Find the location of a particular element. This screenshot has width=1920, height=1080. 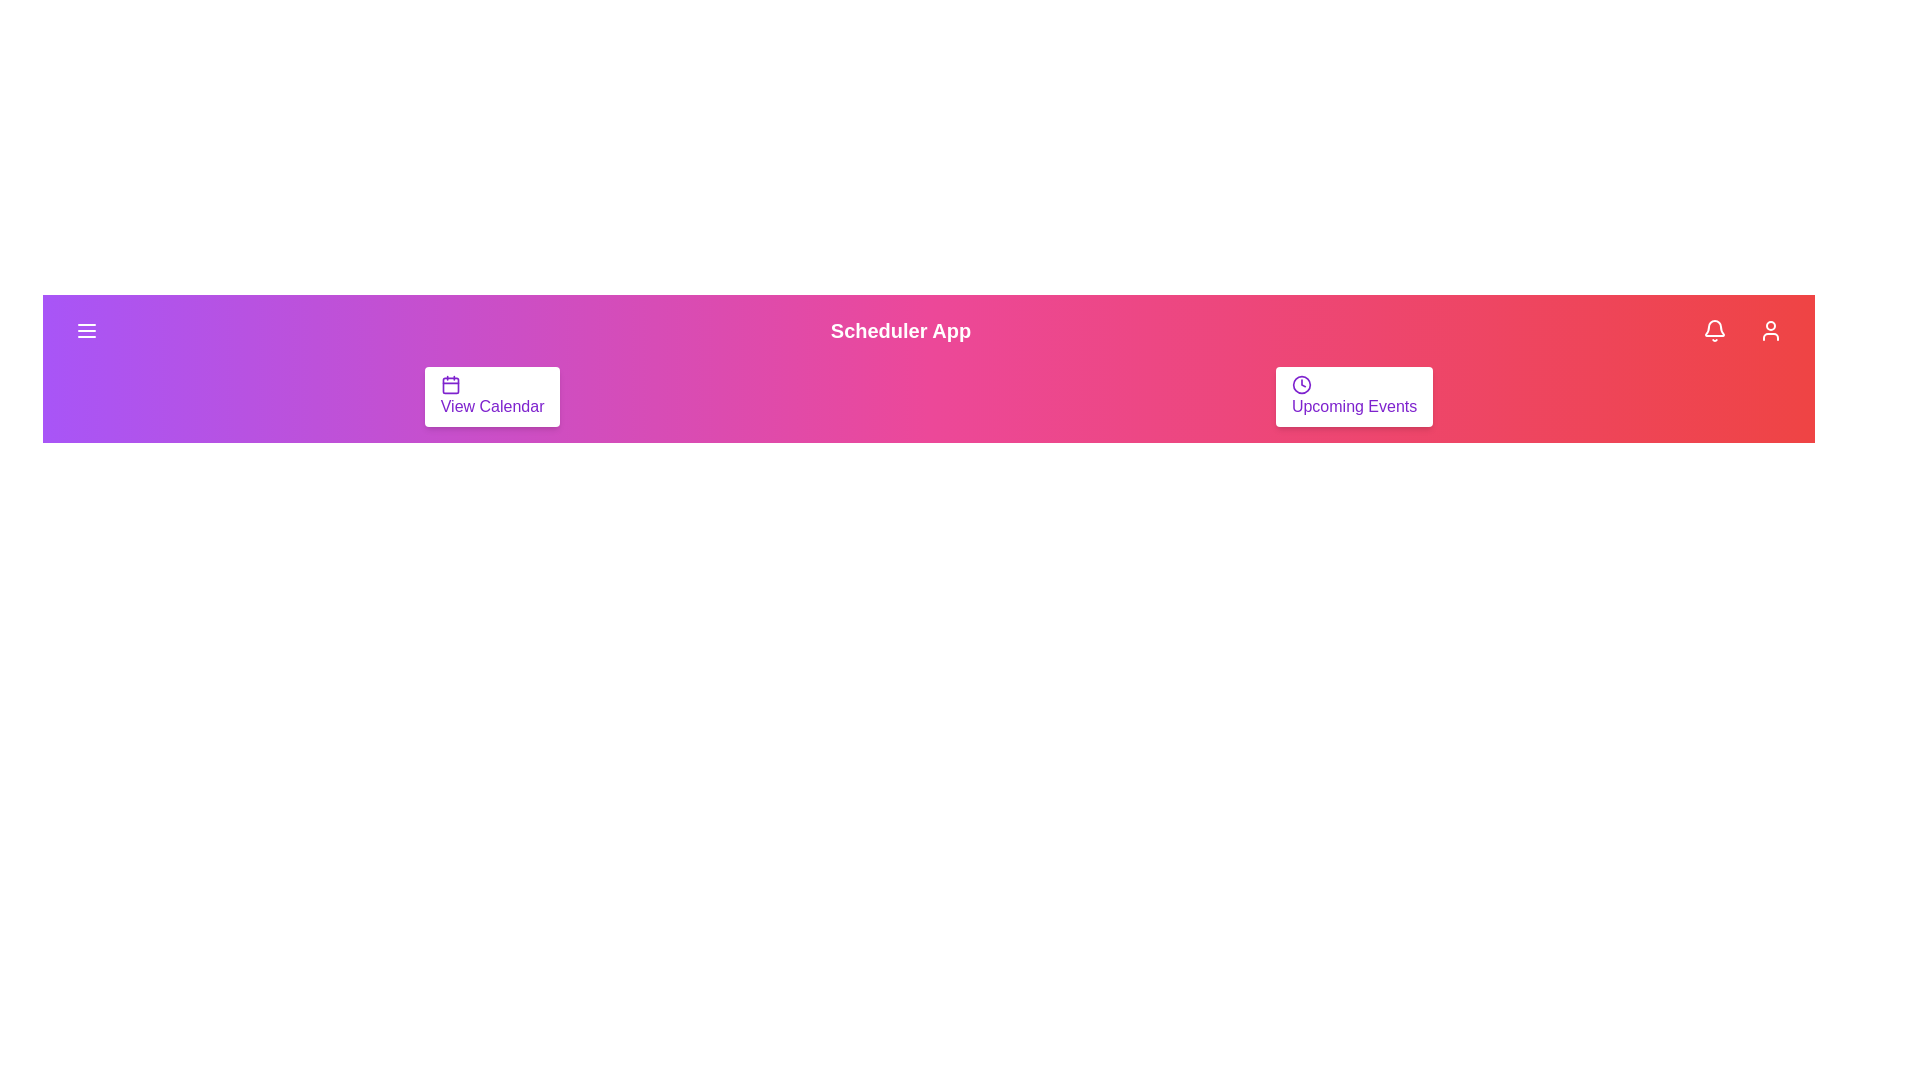

'Upcoming Events' button to view upcoming events is located at coordinates (1353, 397).